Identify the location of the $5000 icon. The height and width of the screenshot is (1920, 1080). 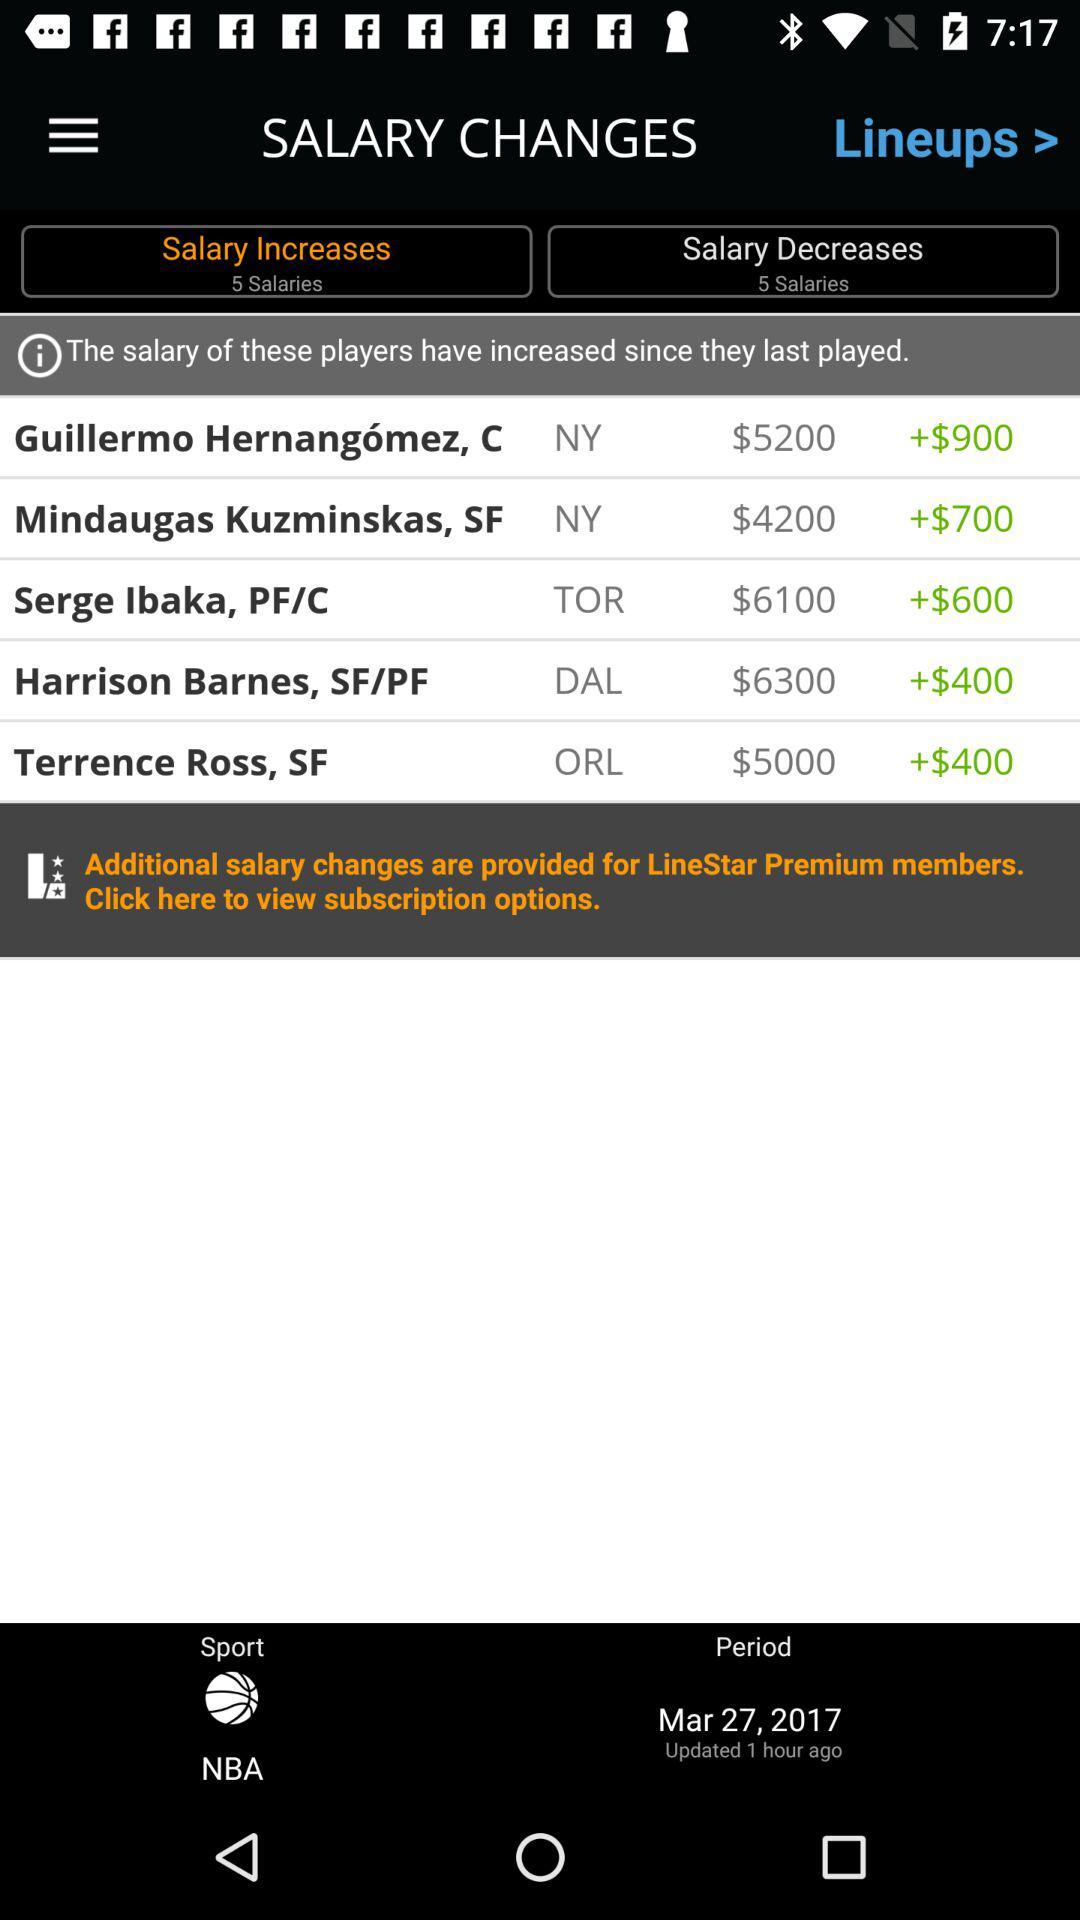
(808, 759).